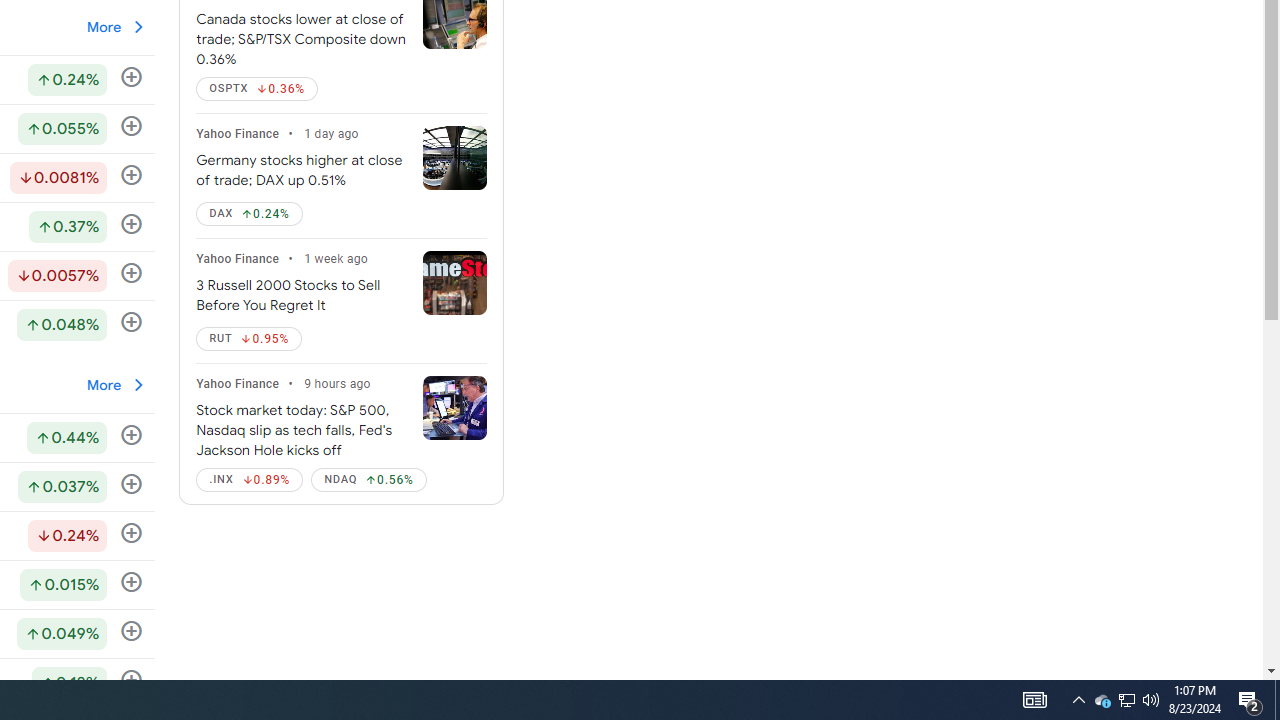 The image size is (1280, 720). What do you see at coordinates (369, 479) in the screenshot?
I see `'NDAQ Up by 0.56%'` at bounding box center [369, 479].